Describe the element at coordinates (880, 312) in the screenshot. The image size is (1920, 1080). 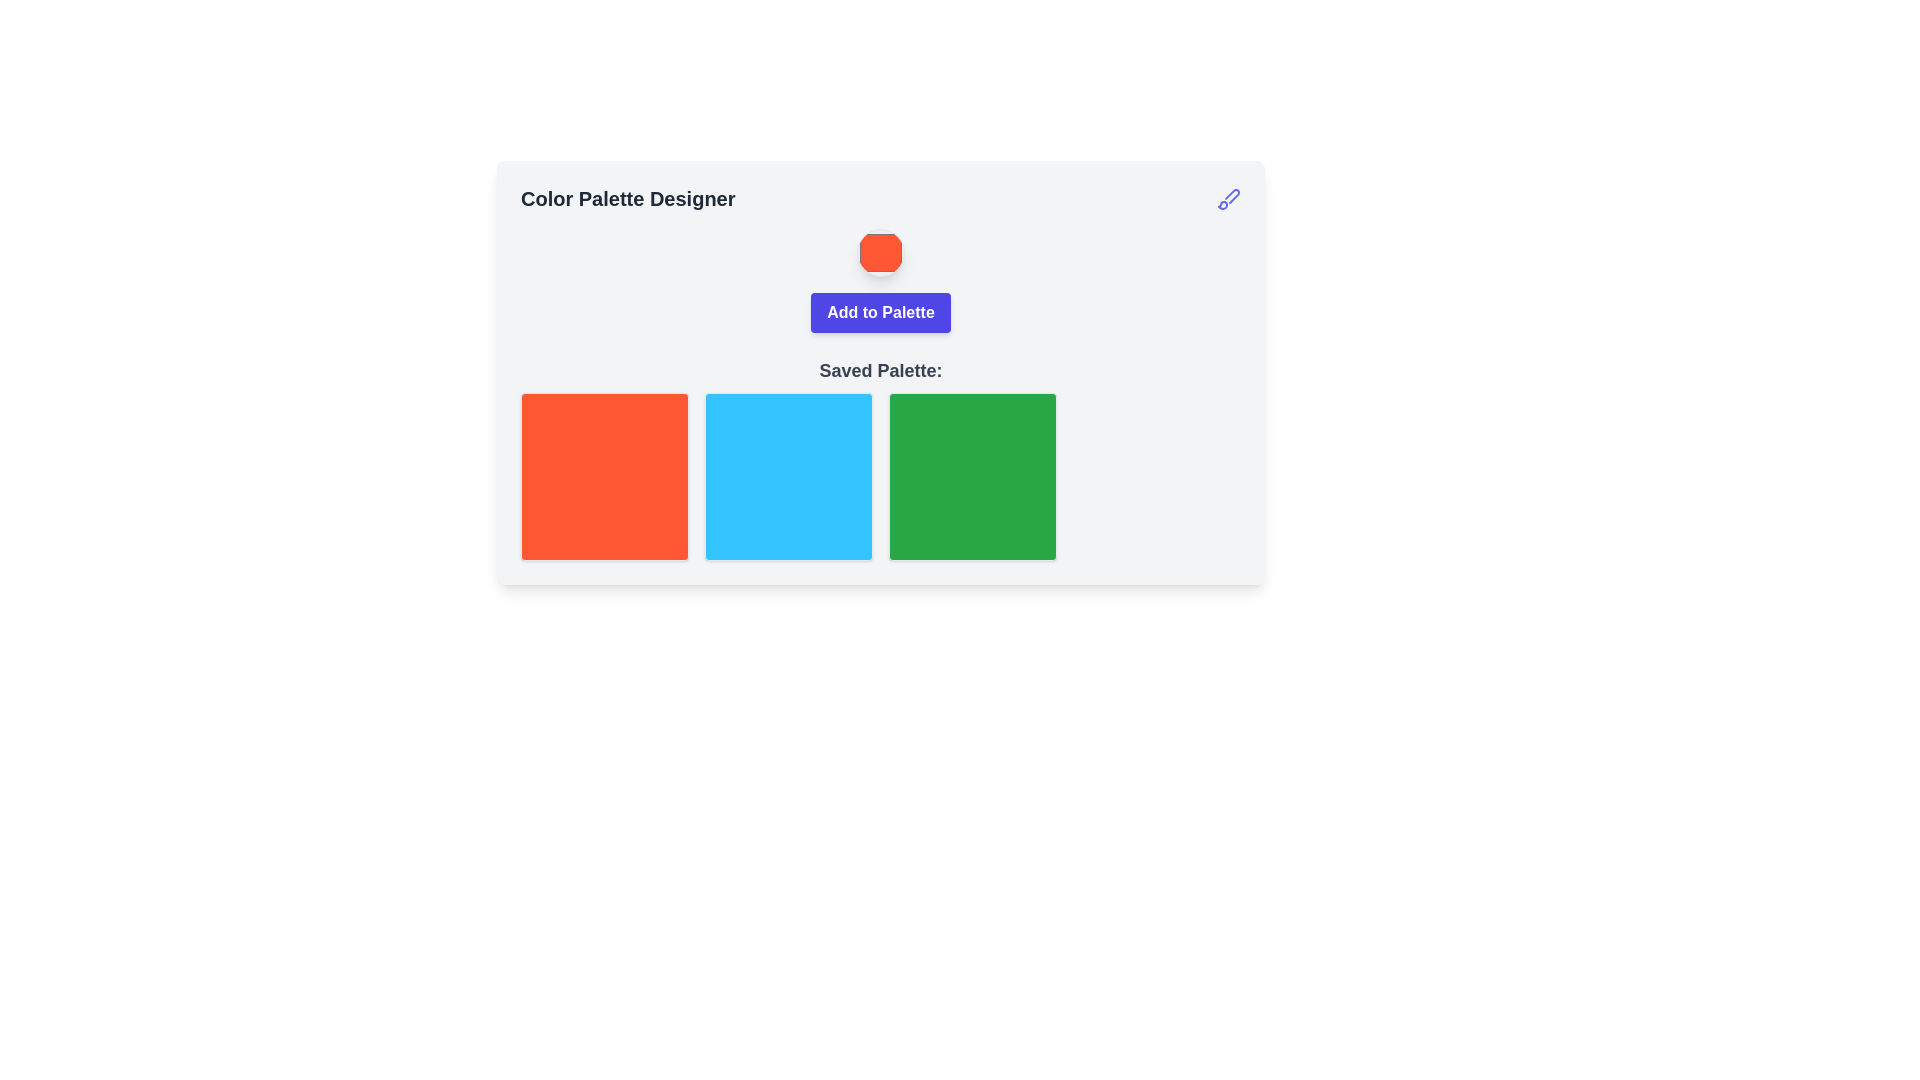
I see `the 'Add to Palette' button, which is a bold indigo rectangular button with rounded corners and white text` at that location.